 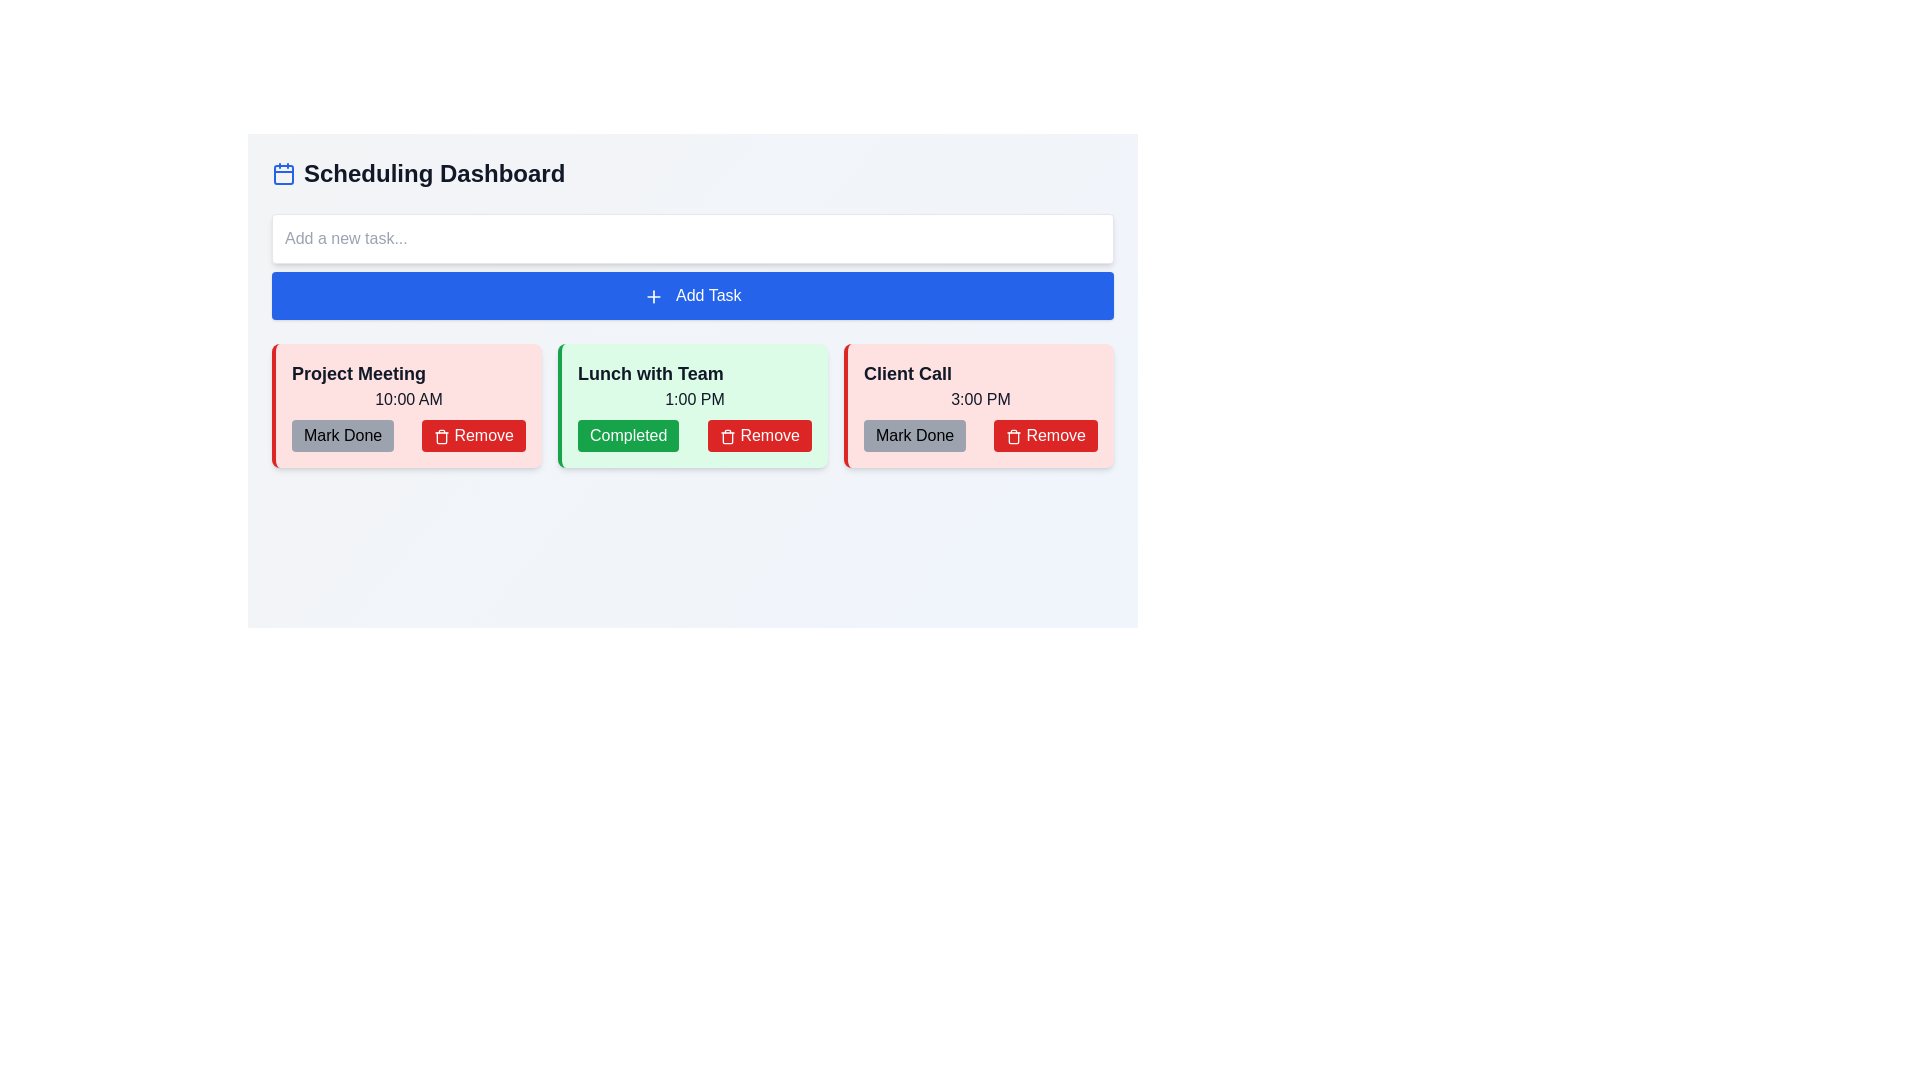 I want to click on the text display that shows the scheduled time for the event 'Lunch with Team', located in the middle card below the title and above the buttons, so click(x=695, y=400).